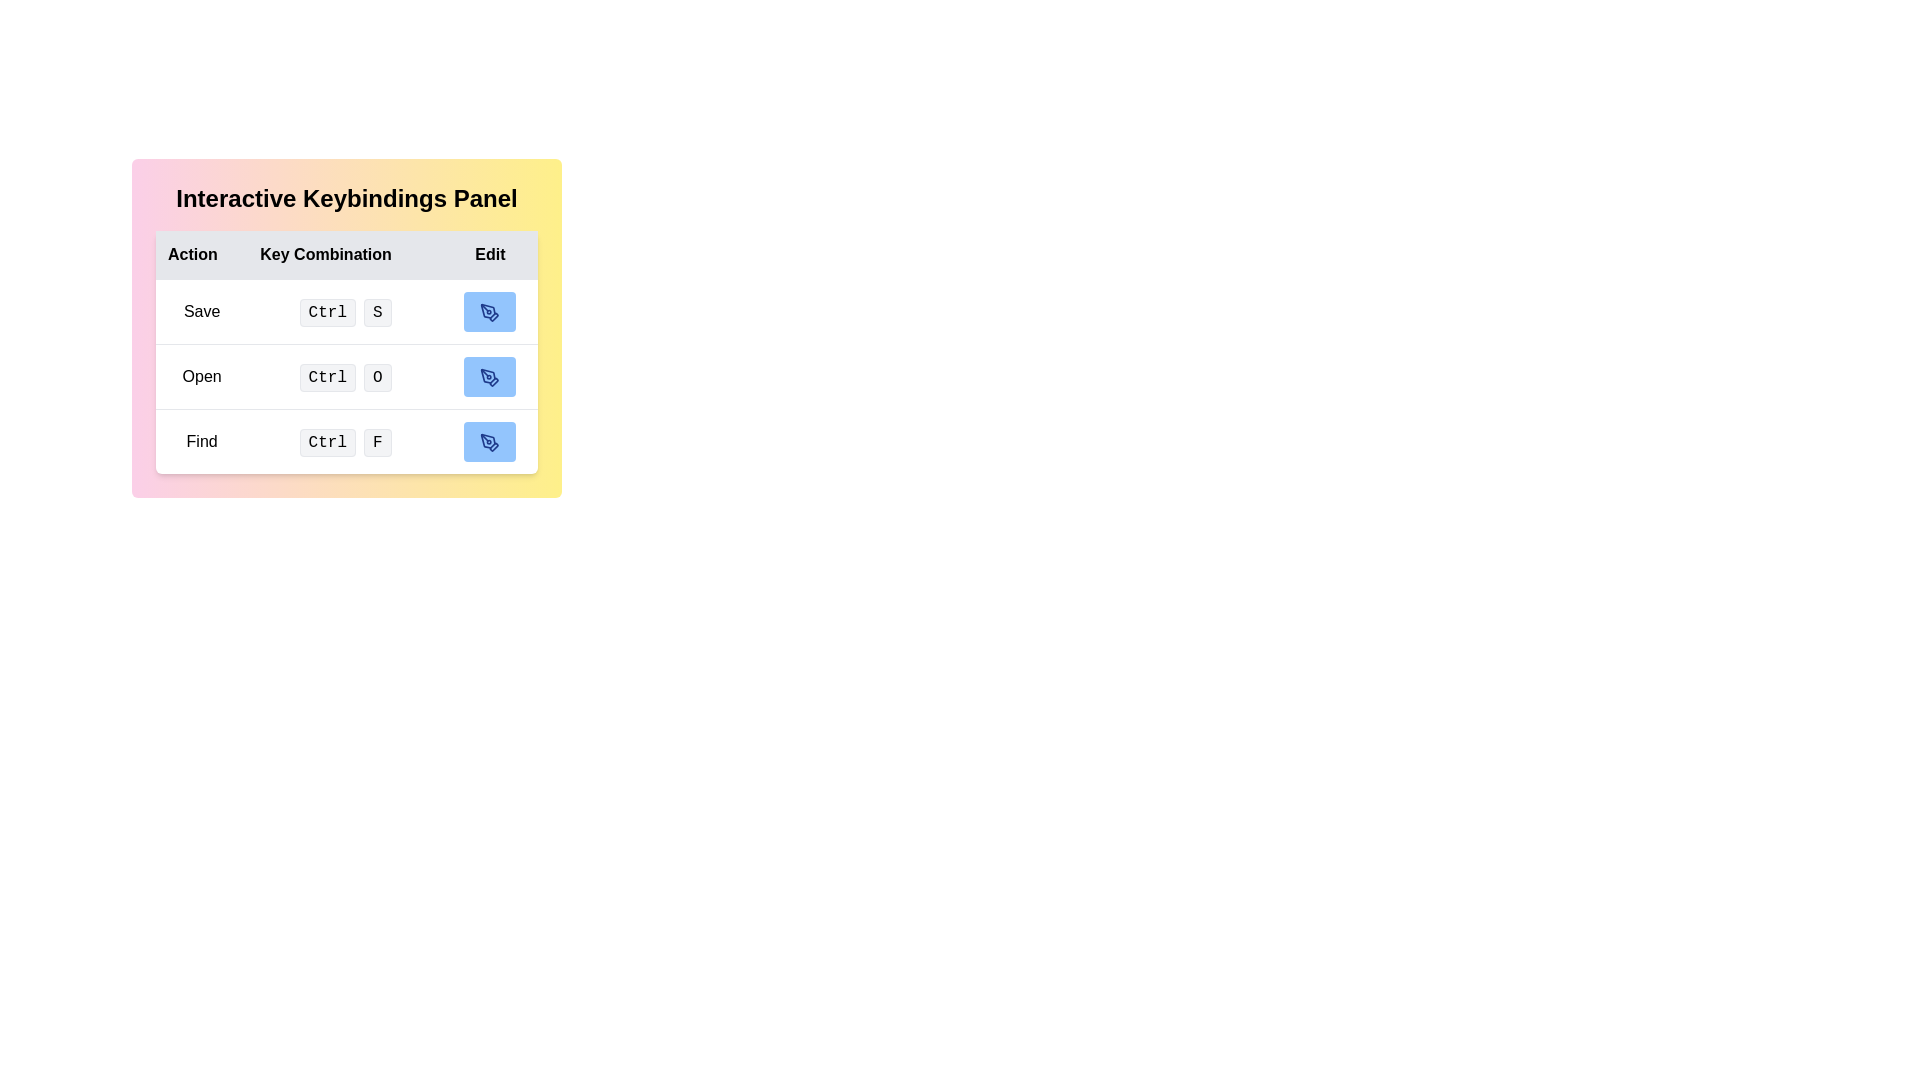  Describe the element at coordinates (327, 441) in the screenshot. I see `the 'Ctrl' modifier key label in the Key Combination column of the third row labeled 'Find' in the table layout` at that location.